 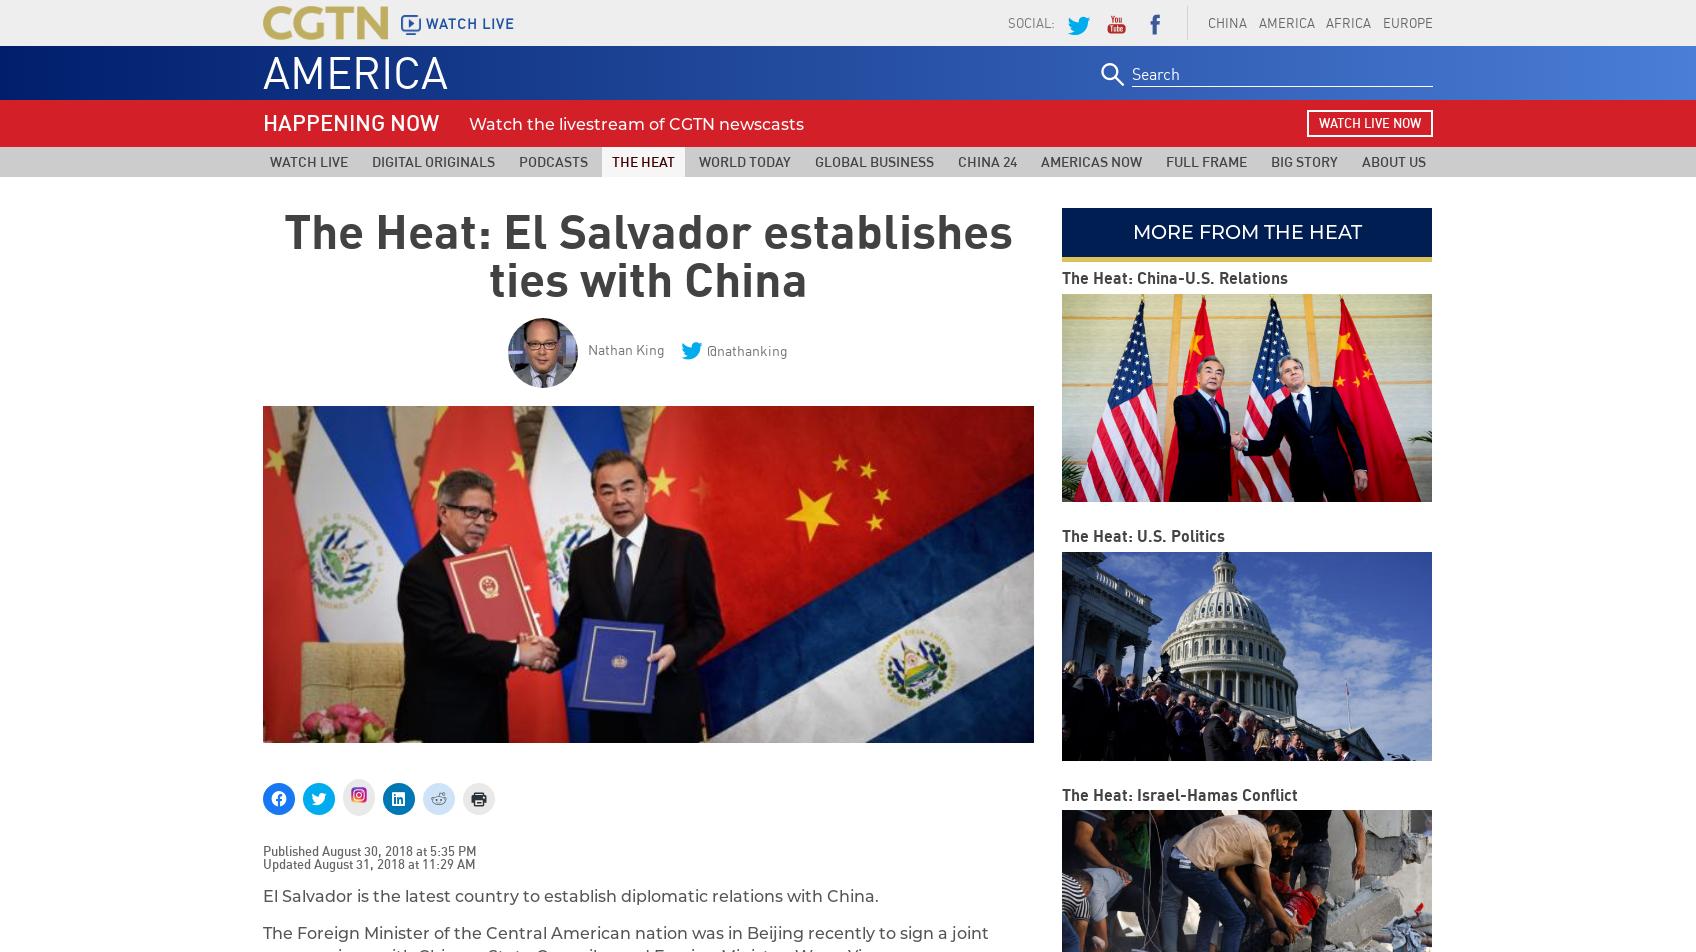 I want to click on 'Americas Now', so click(x=1041, y=161).